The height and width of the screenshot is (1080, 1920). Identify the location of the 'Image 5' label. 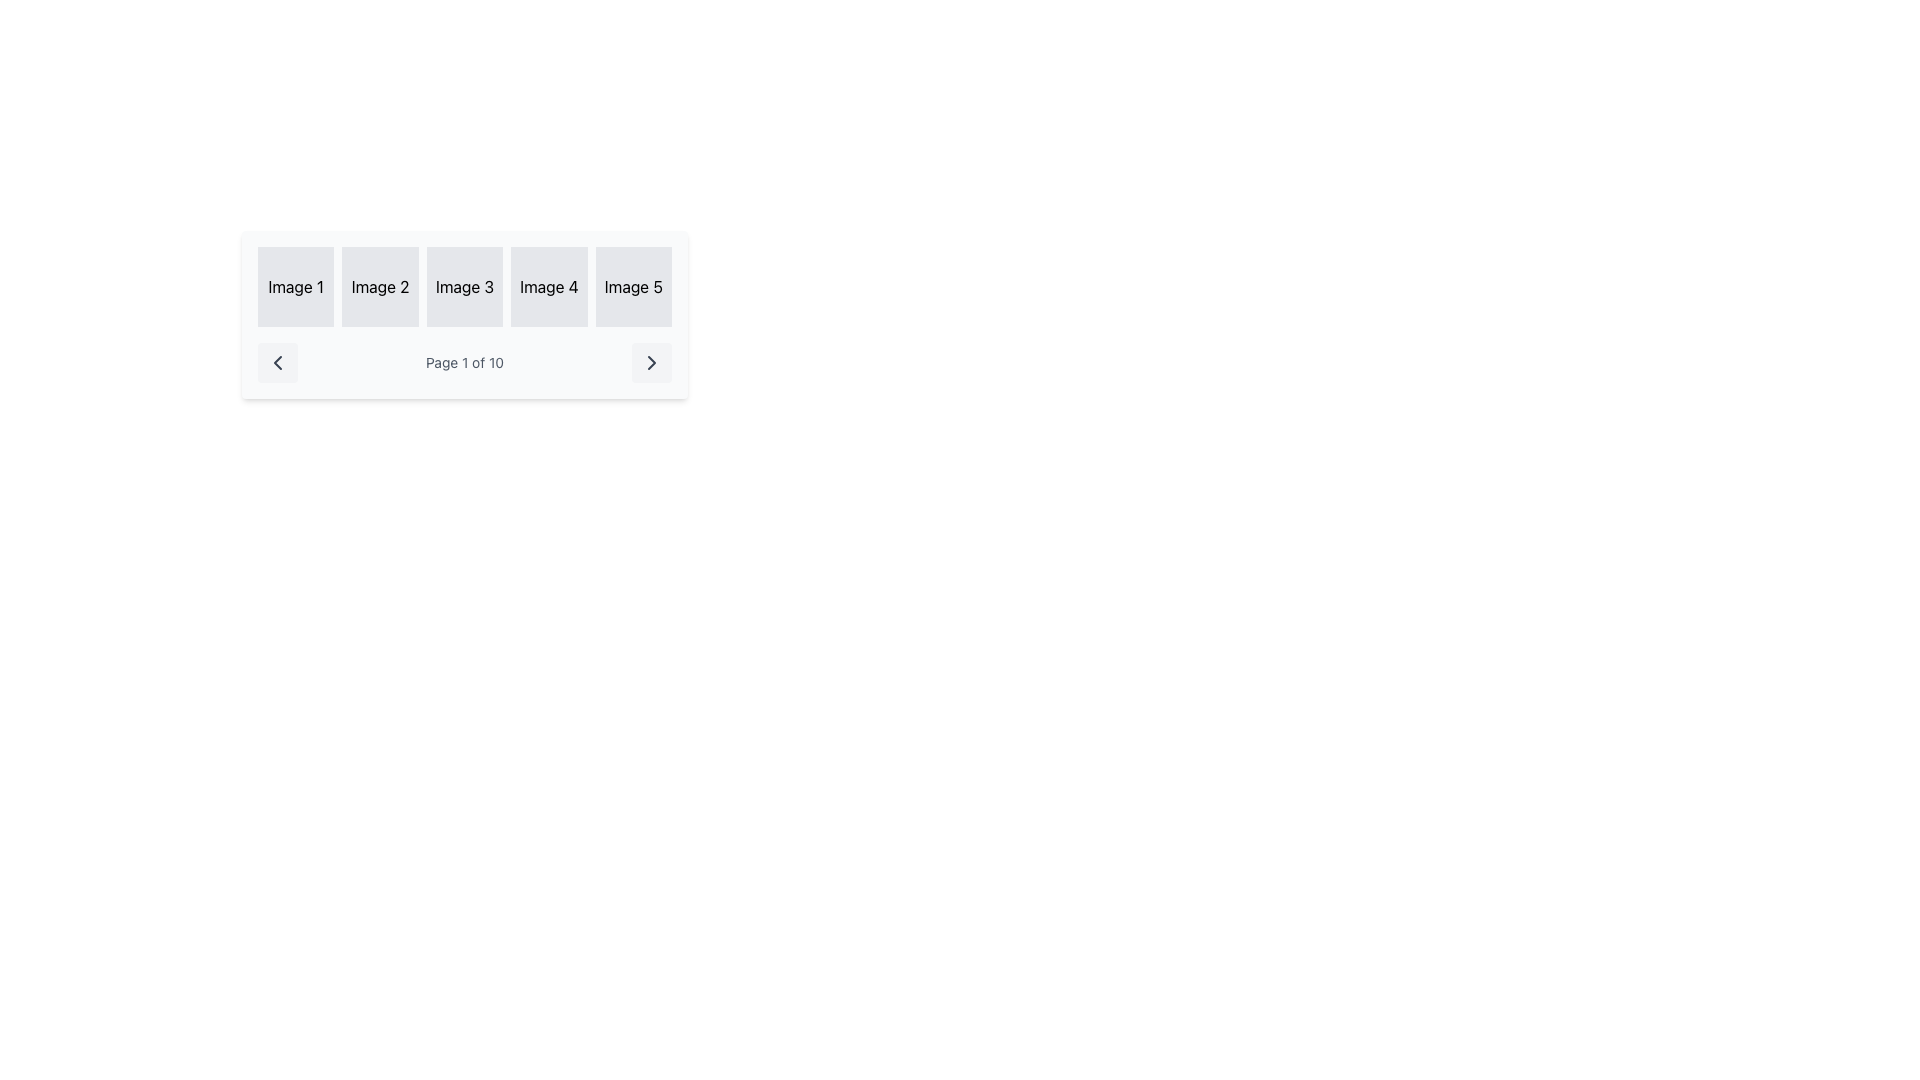
(632, 286).